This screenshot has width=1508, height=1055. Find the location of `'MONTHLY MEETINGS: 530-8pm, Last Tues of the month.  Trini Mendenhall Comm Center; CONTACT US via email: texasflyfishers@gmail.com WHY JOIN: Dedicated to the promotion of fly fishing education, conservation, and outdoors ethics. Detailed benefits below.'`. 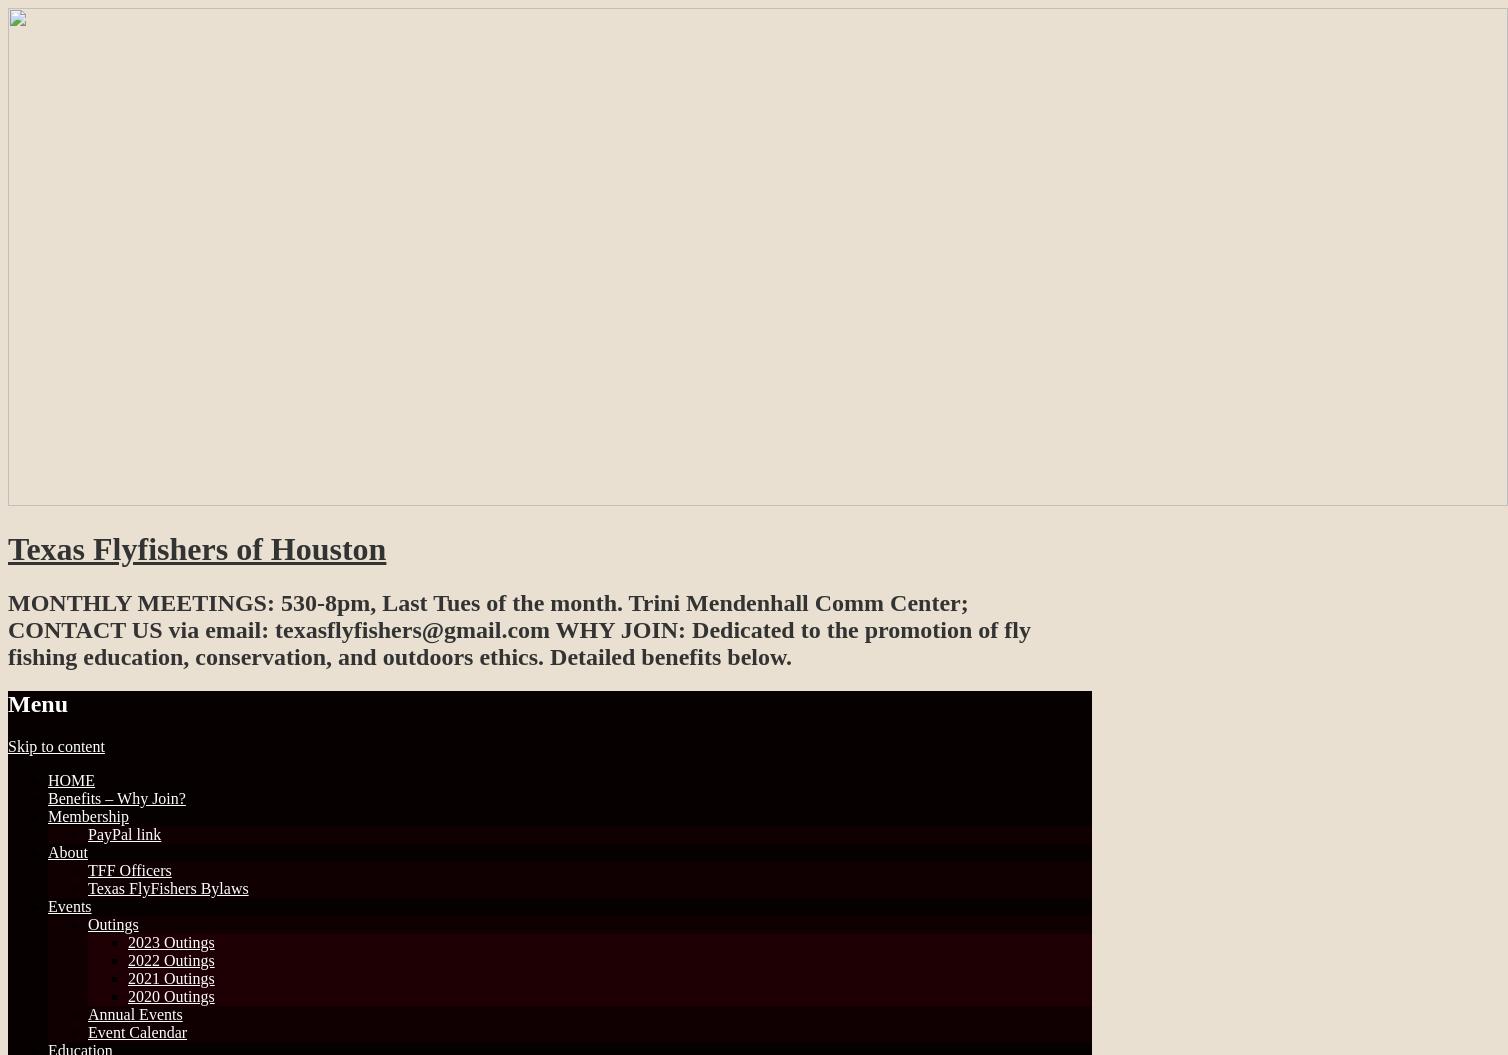

'MONTHLY MEETINGS: 530-8pm, Last Tues of the month.  Trini Mendenhall Comm Center; CONTACT US via email: texasflyfishers@gmail.com WHY JOIN: Dedicated to the promotion of fly fishing education, conservation, and outdoors ethics. Detailed benefits below.' is located at coordinates (519, 628).